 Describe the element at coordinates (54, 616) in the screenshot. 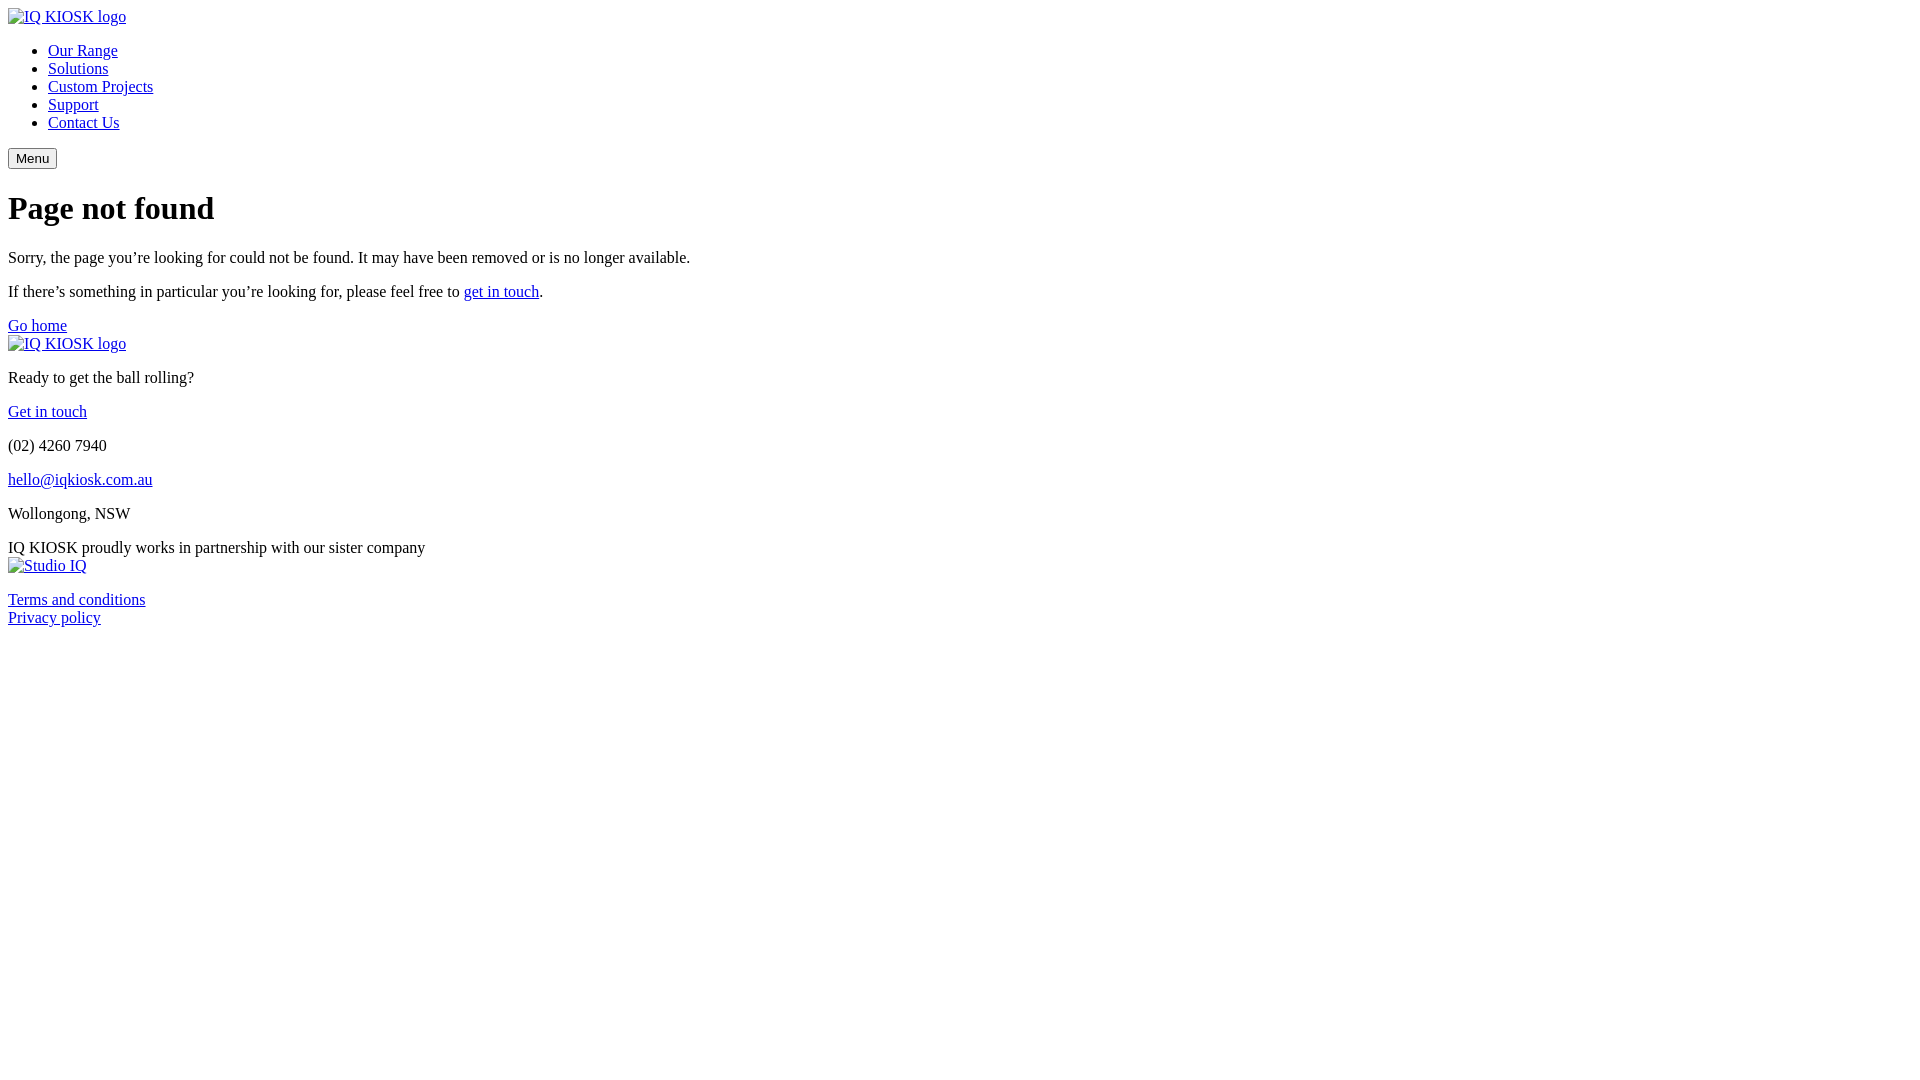

I see `'Privacy policy'` at that location.